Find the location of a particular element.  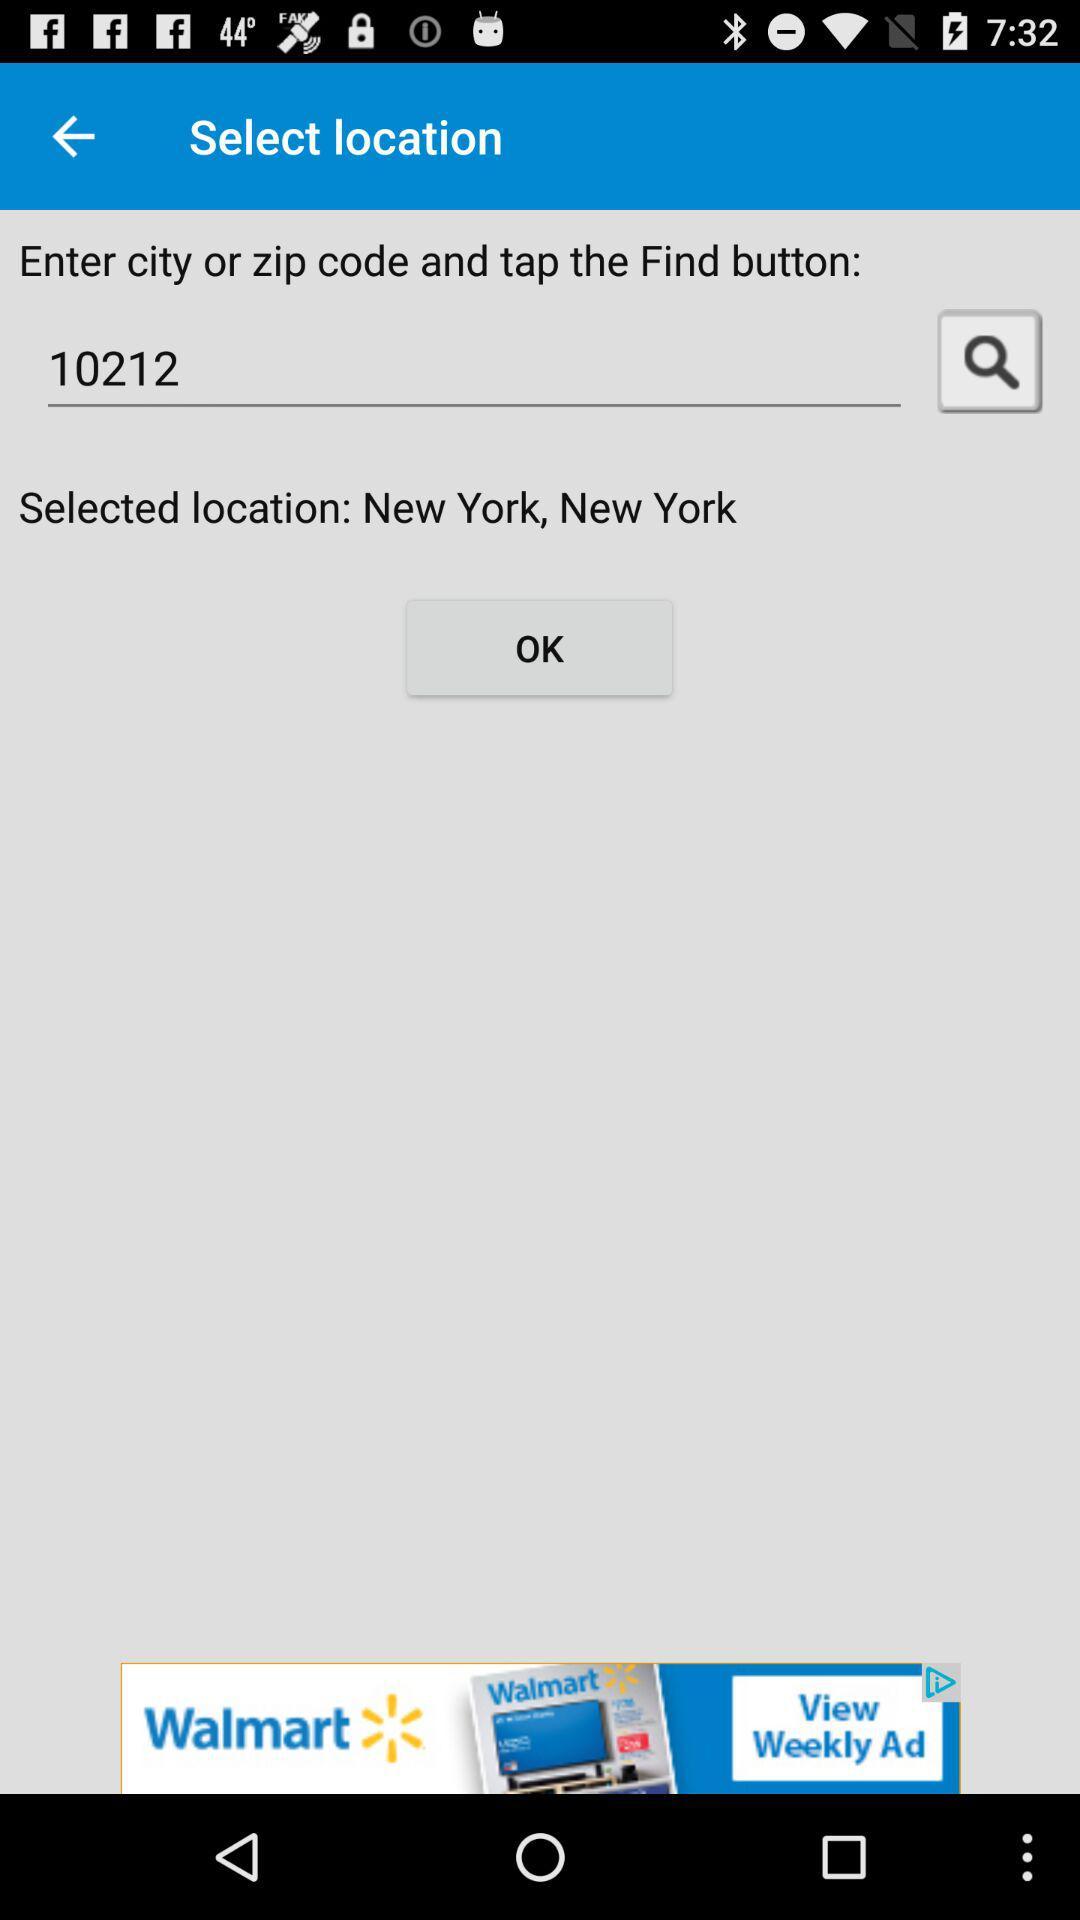

advertisement is located at coordinates (540, 1727).